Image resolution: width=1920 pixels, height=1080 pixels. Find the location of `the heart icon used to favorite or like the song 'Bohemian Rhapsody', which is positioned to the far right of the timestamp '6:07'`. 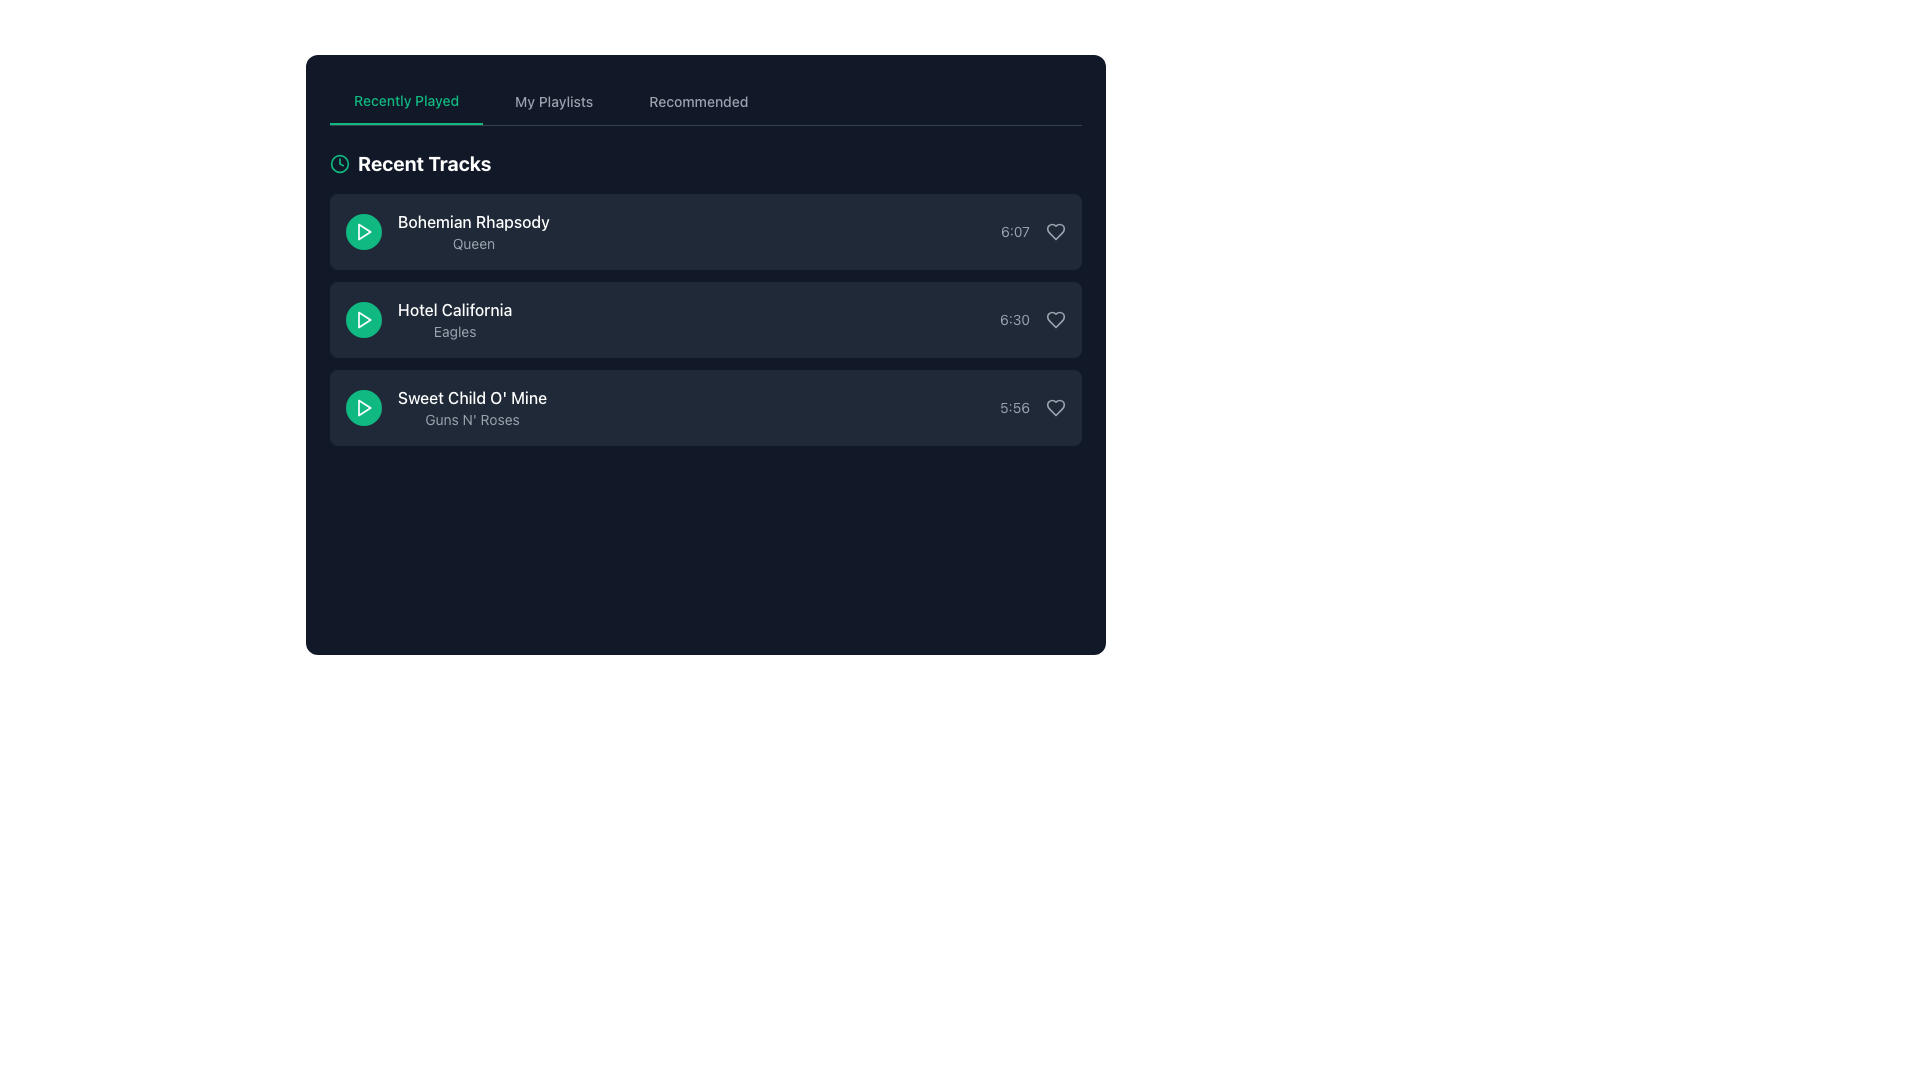

the heart icon used to favorite or like the song 'Bohemian Rhapsody', which is positioned to the far right of the timestamp '6:07' is located at coordinates (1055, 230).